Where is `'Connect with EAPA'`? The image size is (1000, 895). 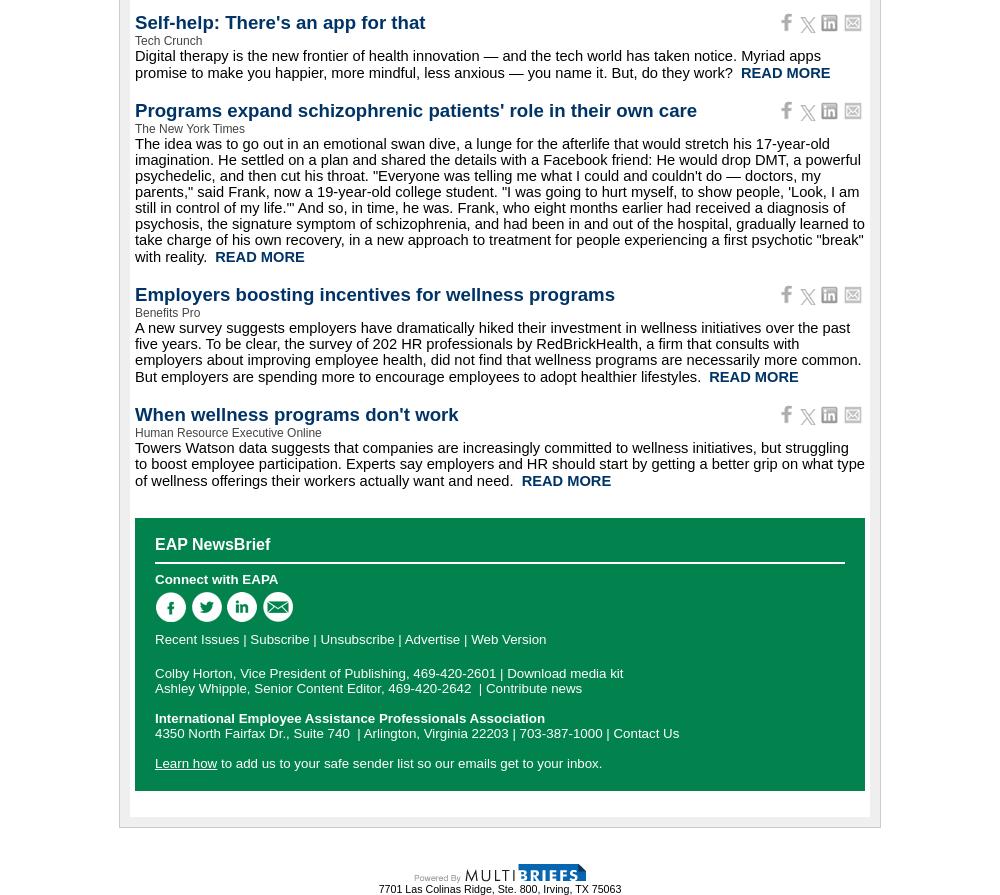 'Connect with EAPA' is located at coordinates (215, 578).